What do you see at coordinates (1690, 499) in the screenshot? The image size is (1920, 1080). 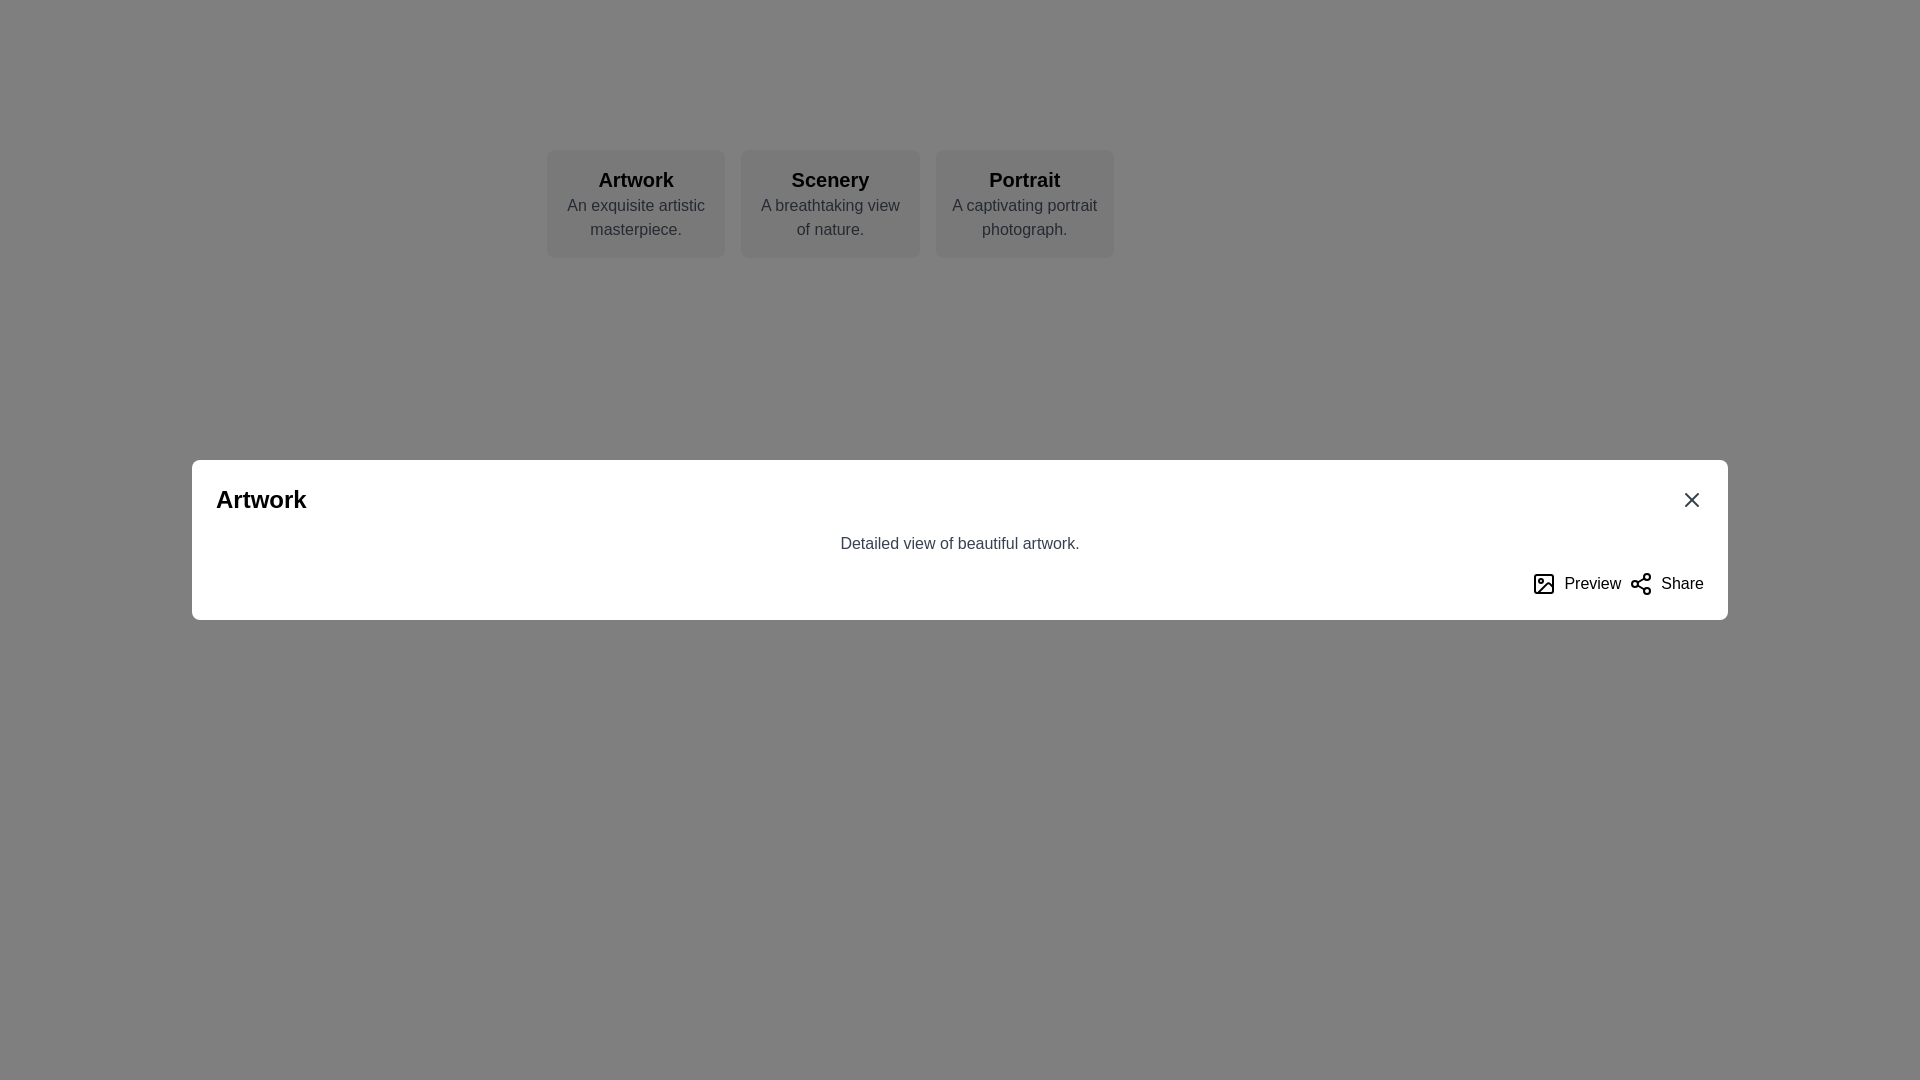 I see `the square button with an 'X' icon located at the top-right corner of the artwork view` at bounding box center [1690, 499].